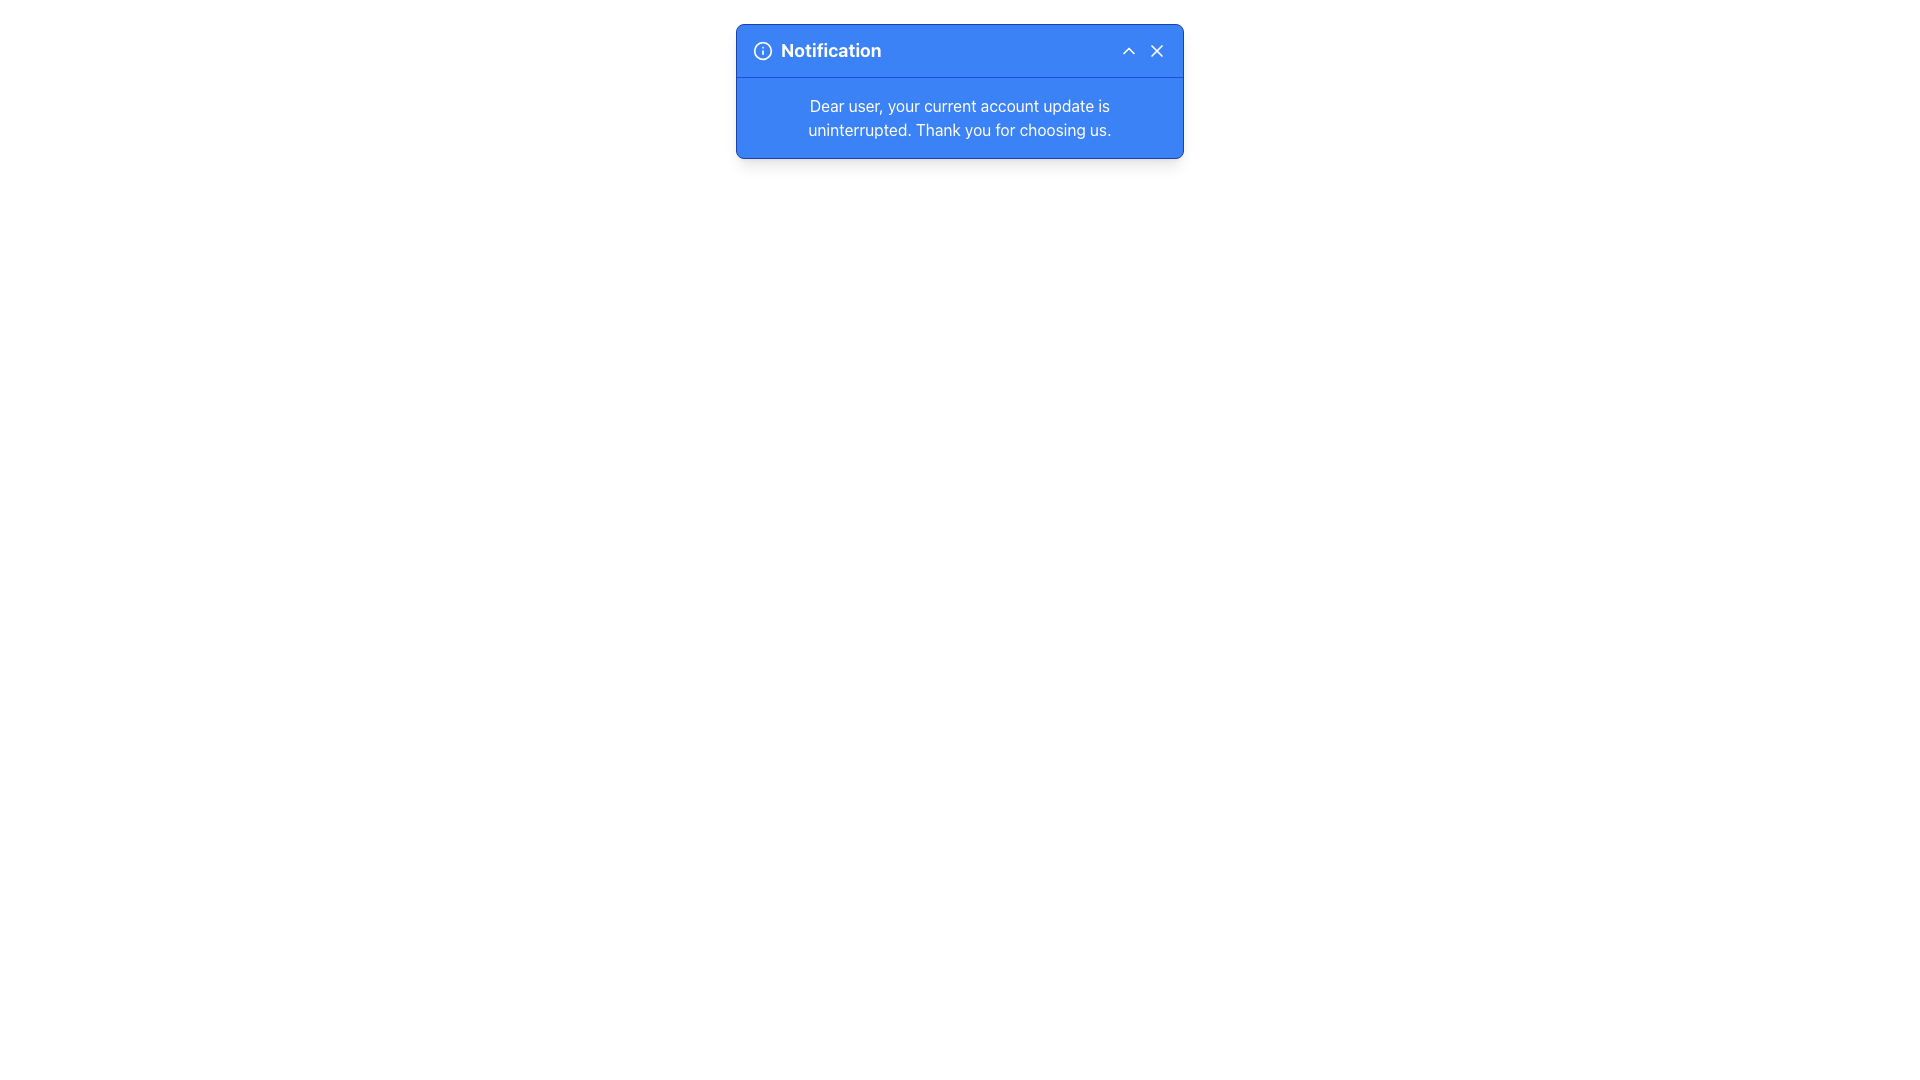 This screenshot has width=1920, height=1080. Describe the element at coordinates (1156, 49) in the screenshot. I see `the close button icon (cross or 'X') located at the far right corner of the notification bar` at that location.